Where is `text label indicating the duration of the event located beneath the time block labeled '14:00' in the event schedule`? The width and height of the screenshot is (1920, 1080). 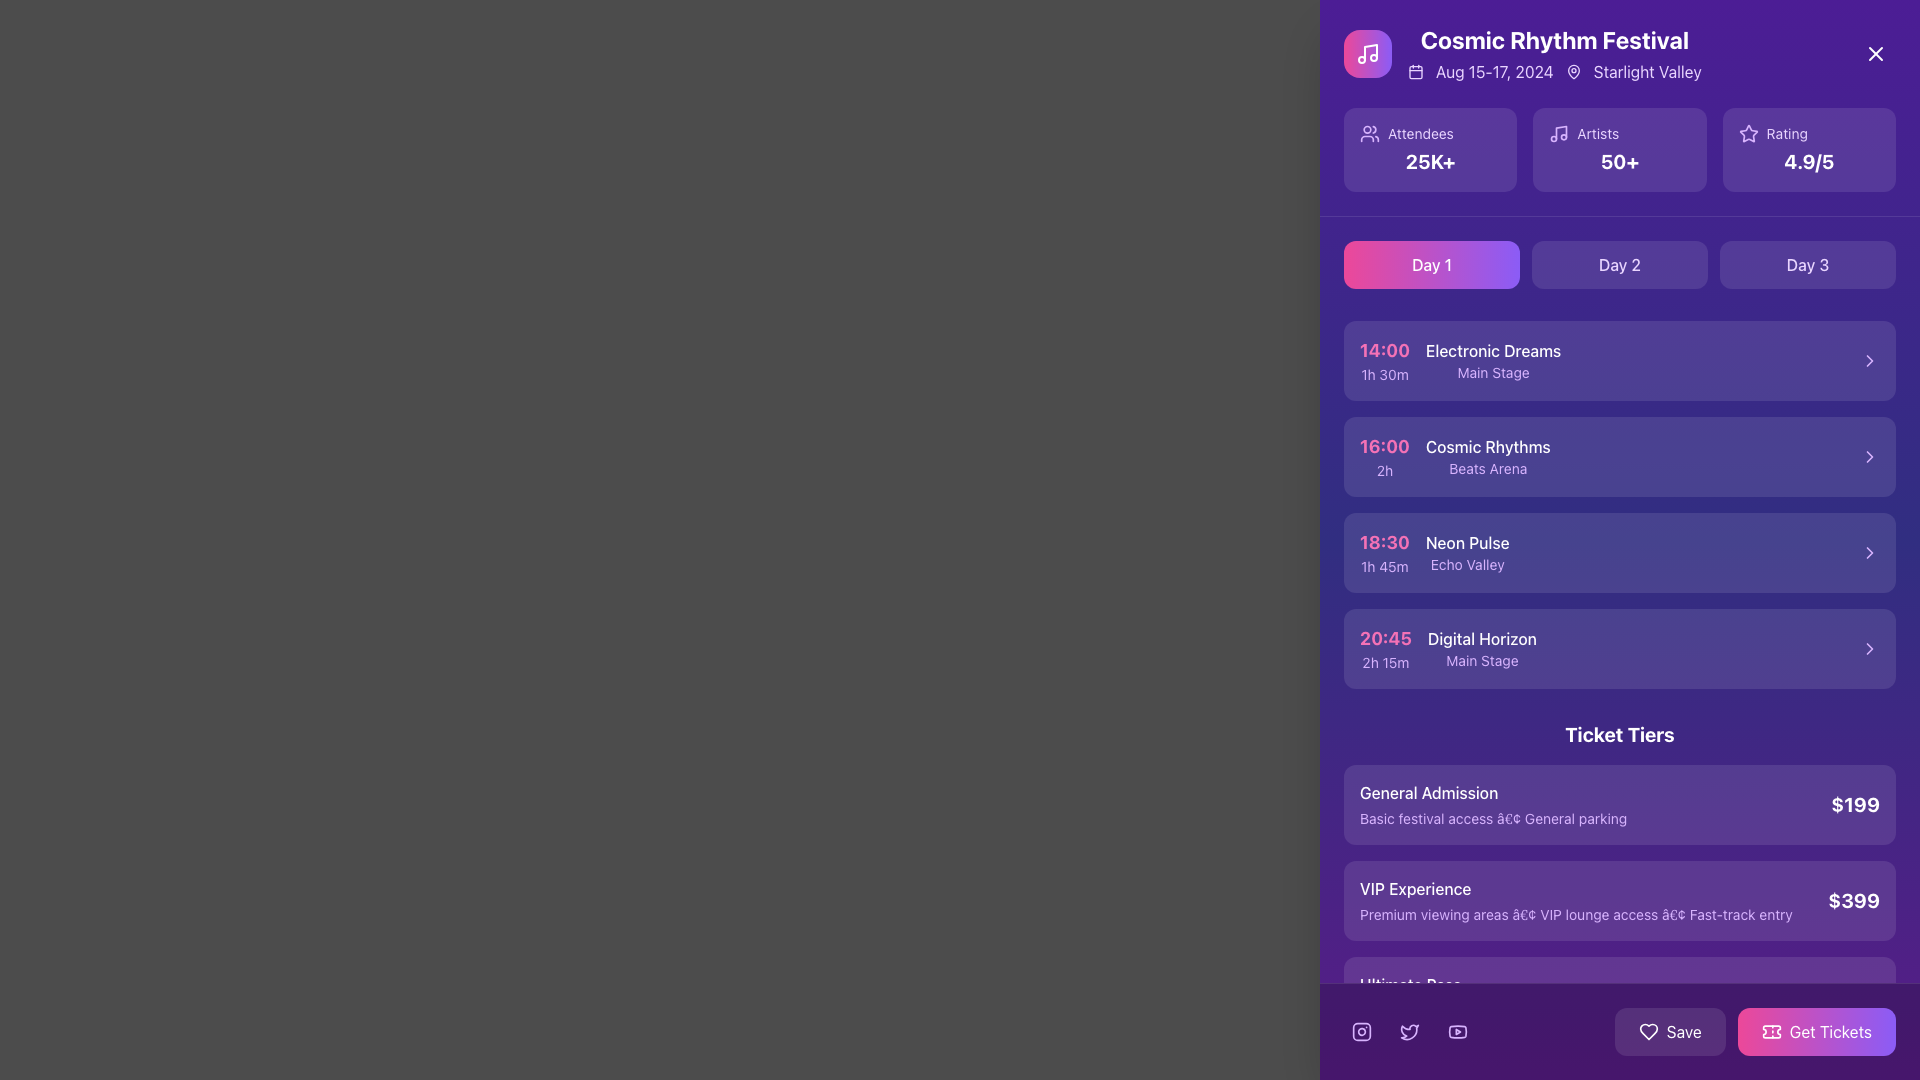 text label indicating the duration of the event located beneath the time block labeled '14:00' in the event schedule is located at coordinates (1383, 374).